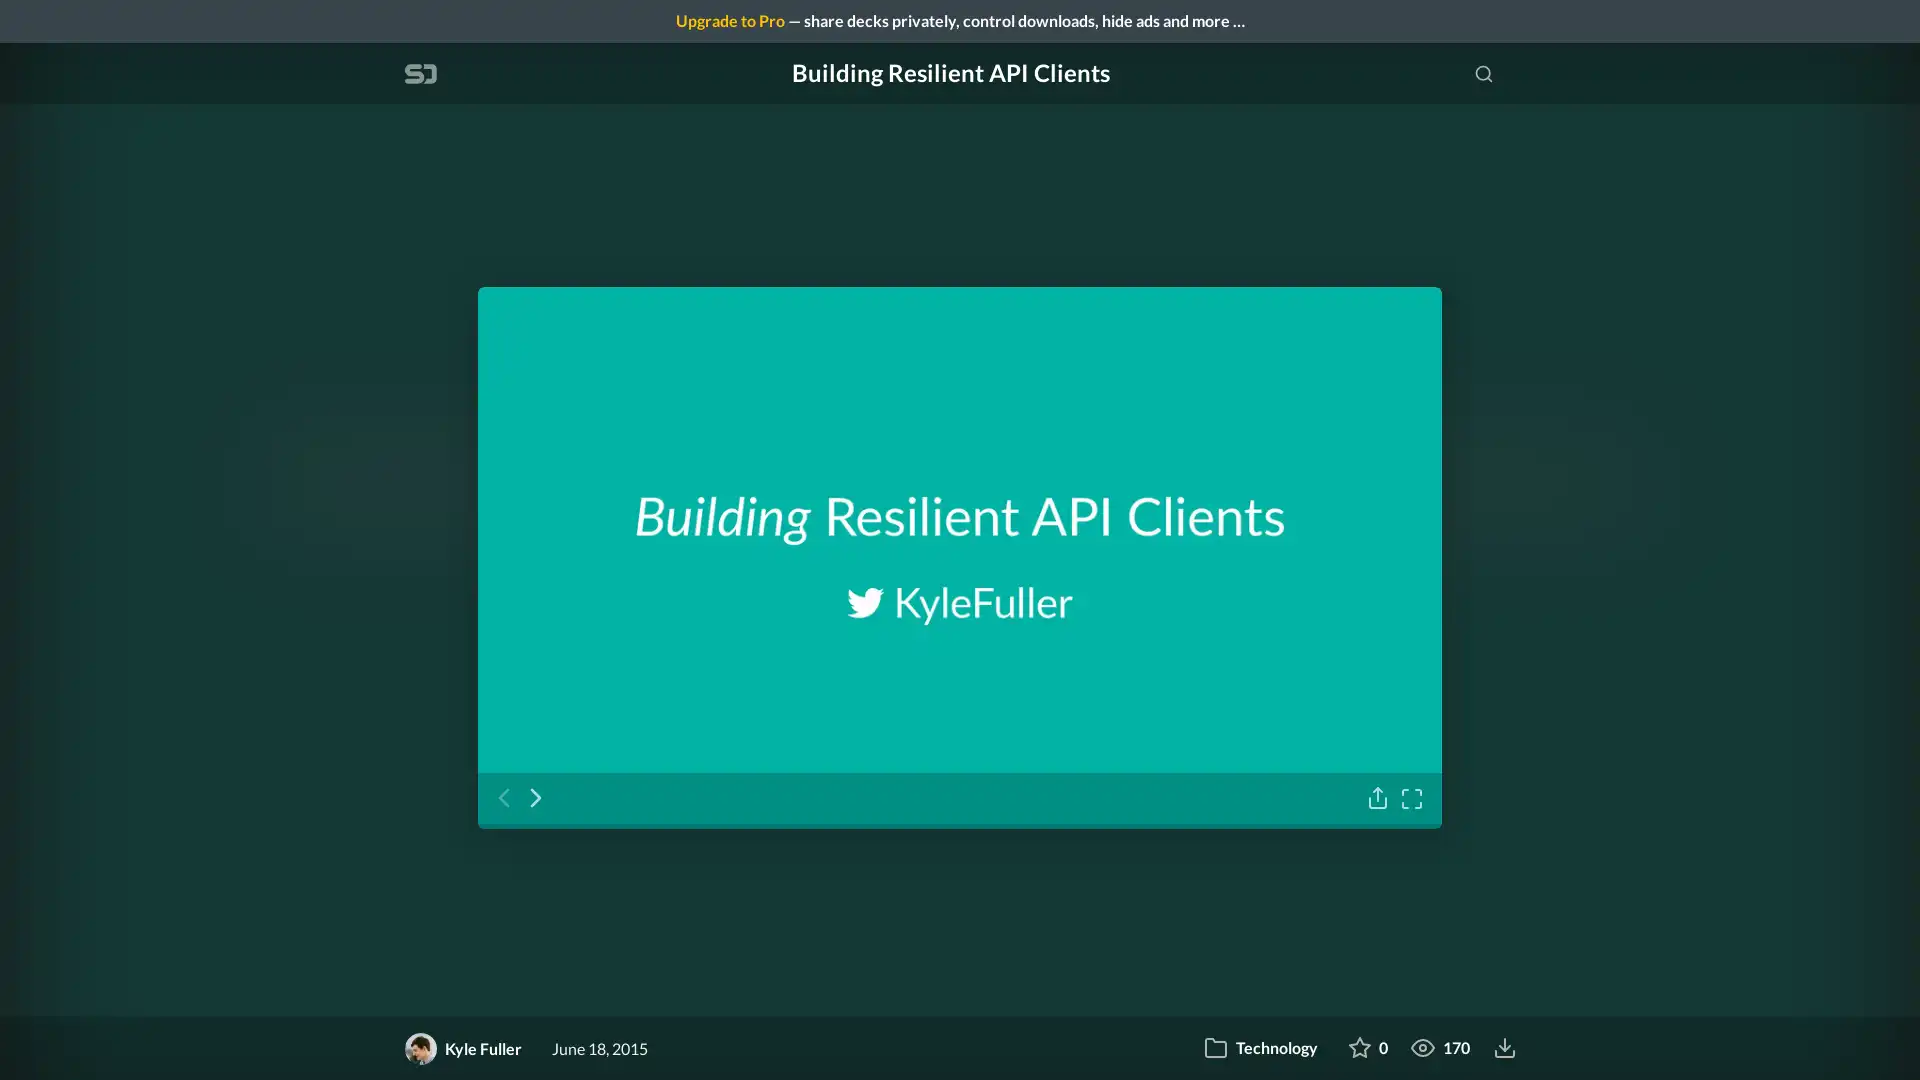 The width and height of the screenshot is (1920, 1080). Describe the element at coordinates (1483, 72) in the screenshot. I see `Toggle Search` at that location.